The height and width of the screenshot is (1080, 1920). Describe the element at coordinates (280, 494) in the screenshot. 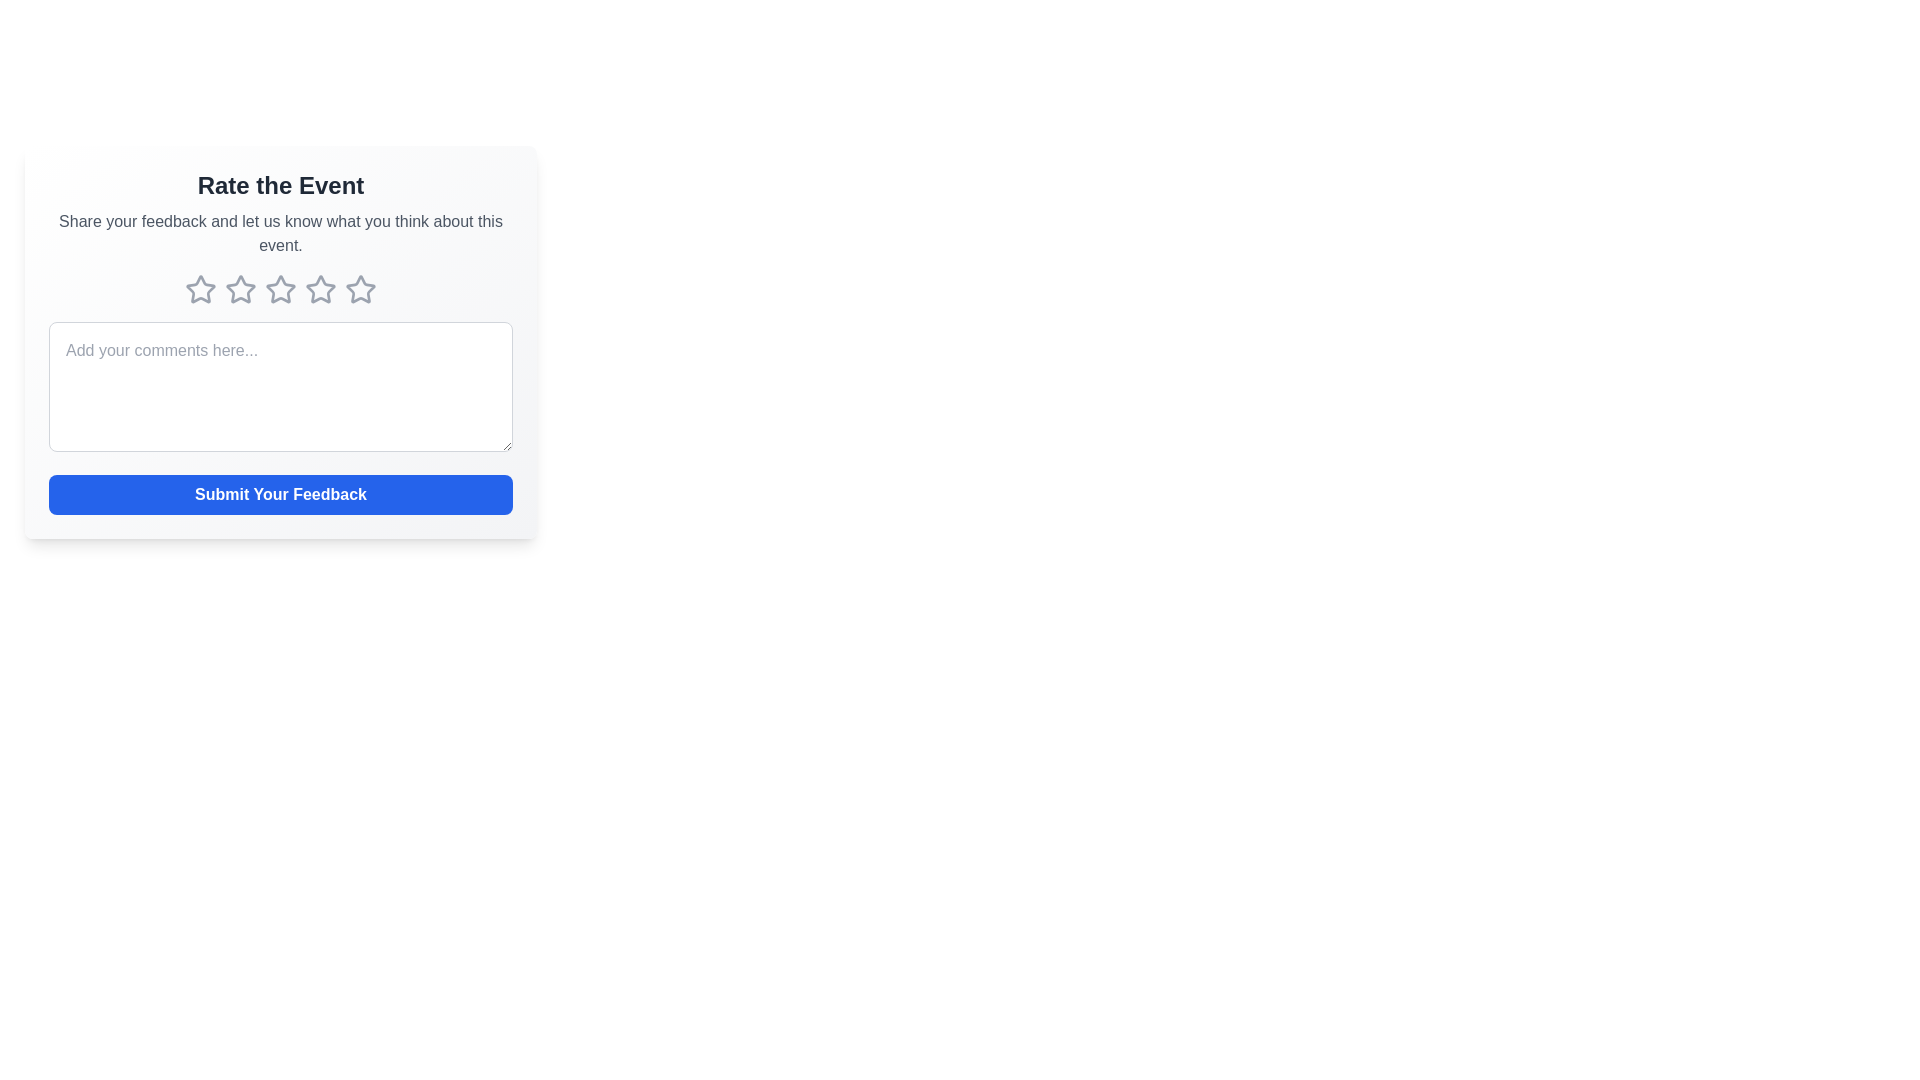

I see `the submit button located at the bottom center of the feedback form` at that location.